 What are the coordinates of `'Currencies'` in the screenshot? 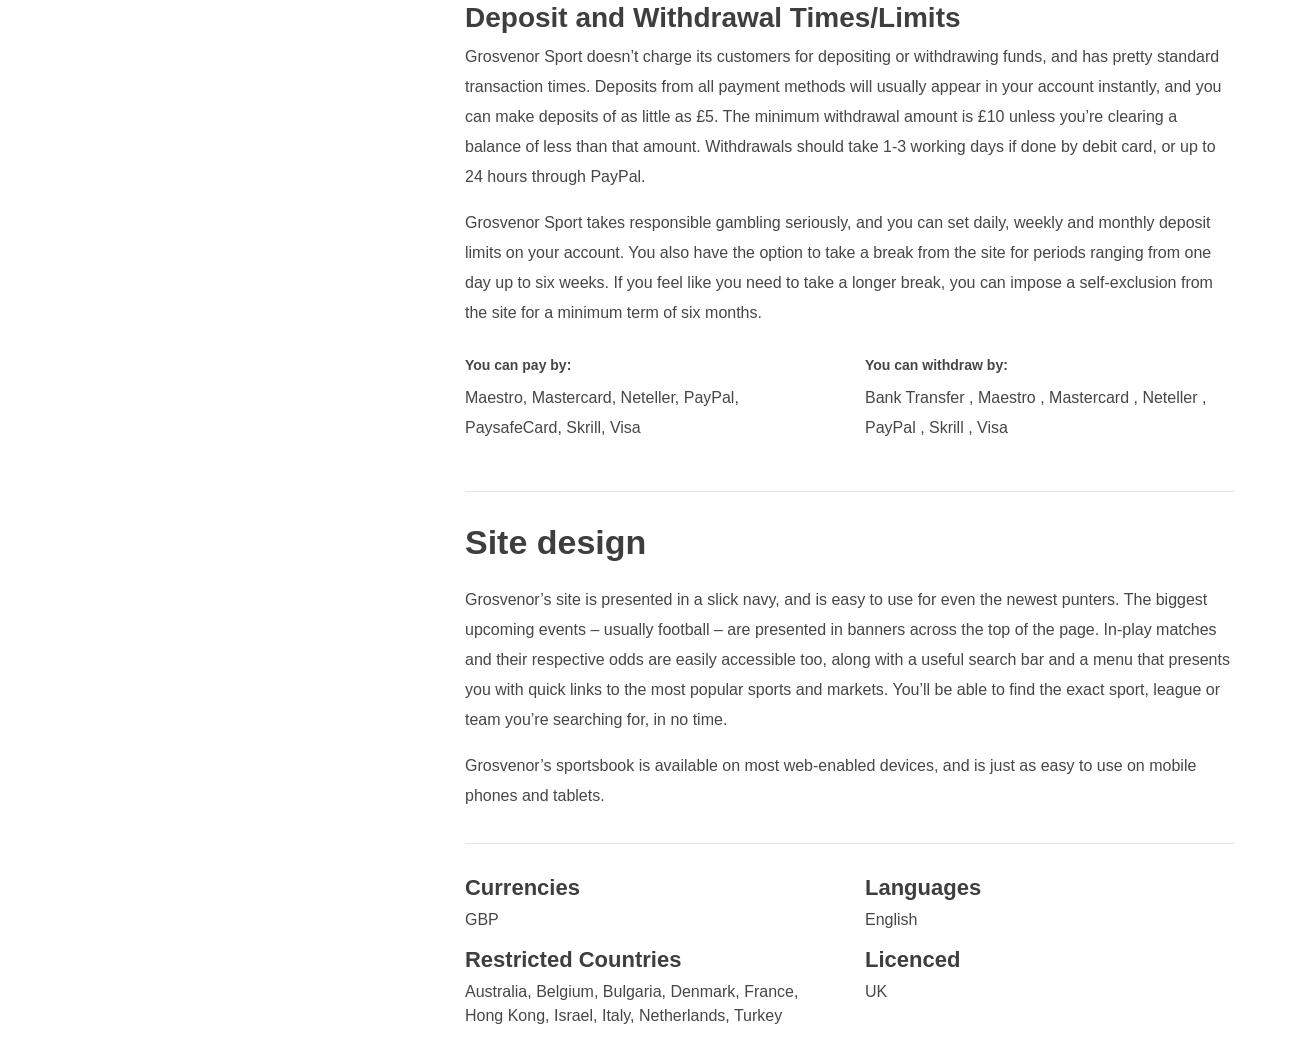 It's located at (521, 886).